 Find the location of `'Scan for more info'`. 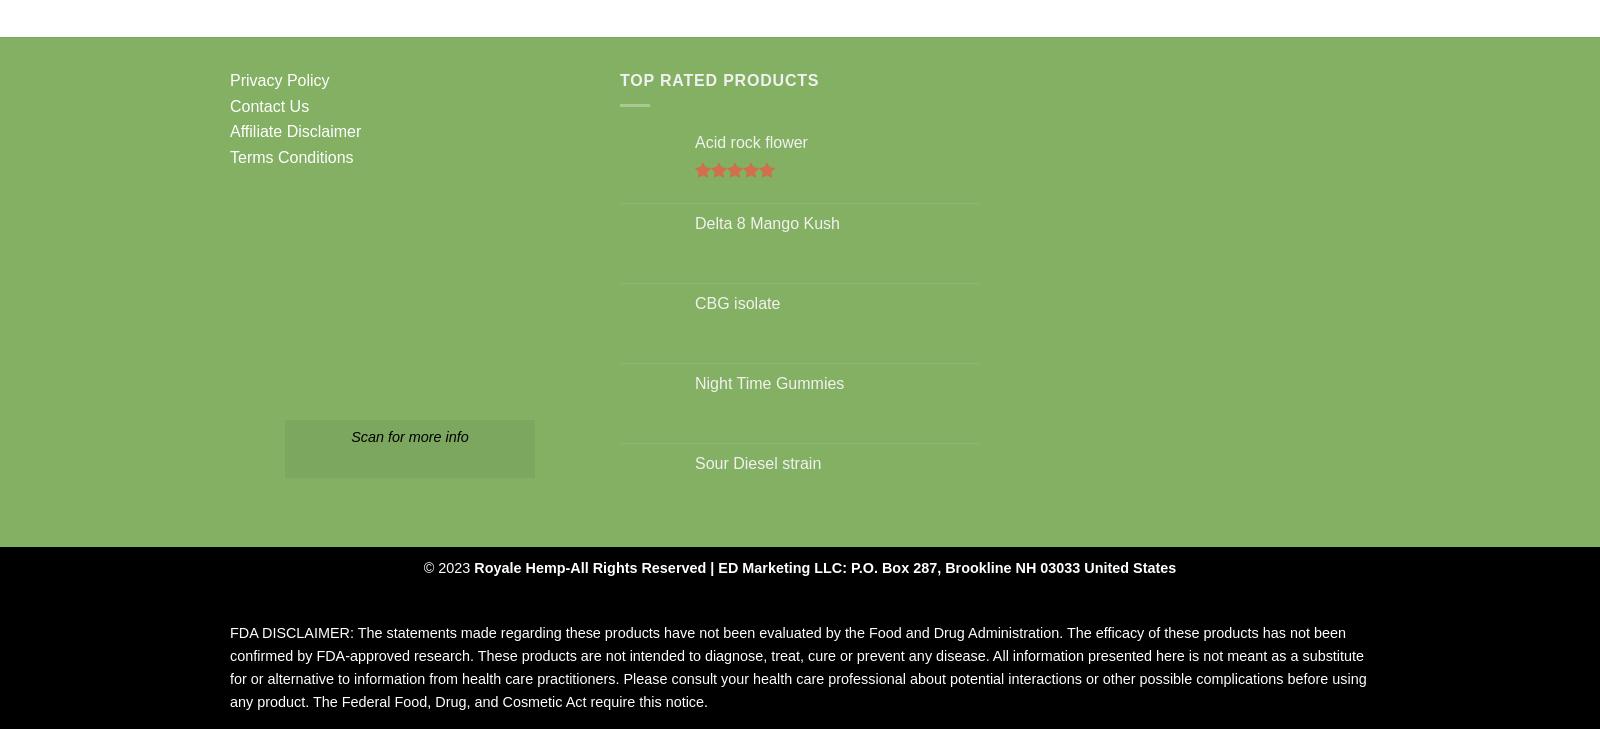

'Scan for more info' is located at coordinates (408, 437).